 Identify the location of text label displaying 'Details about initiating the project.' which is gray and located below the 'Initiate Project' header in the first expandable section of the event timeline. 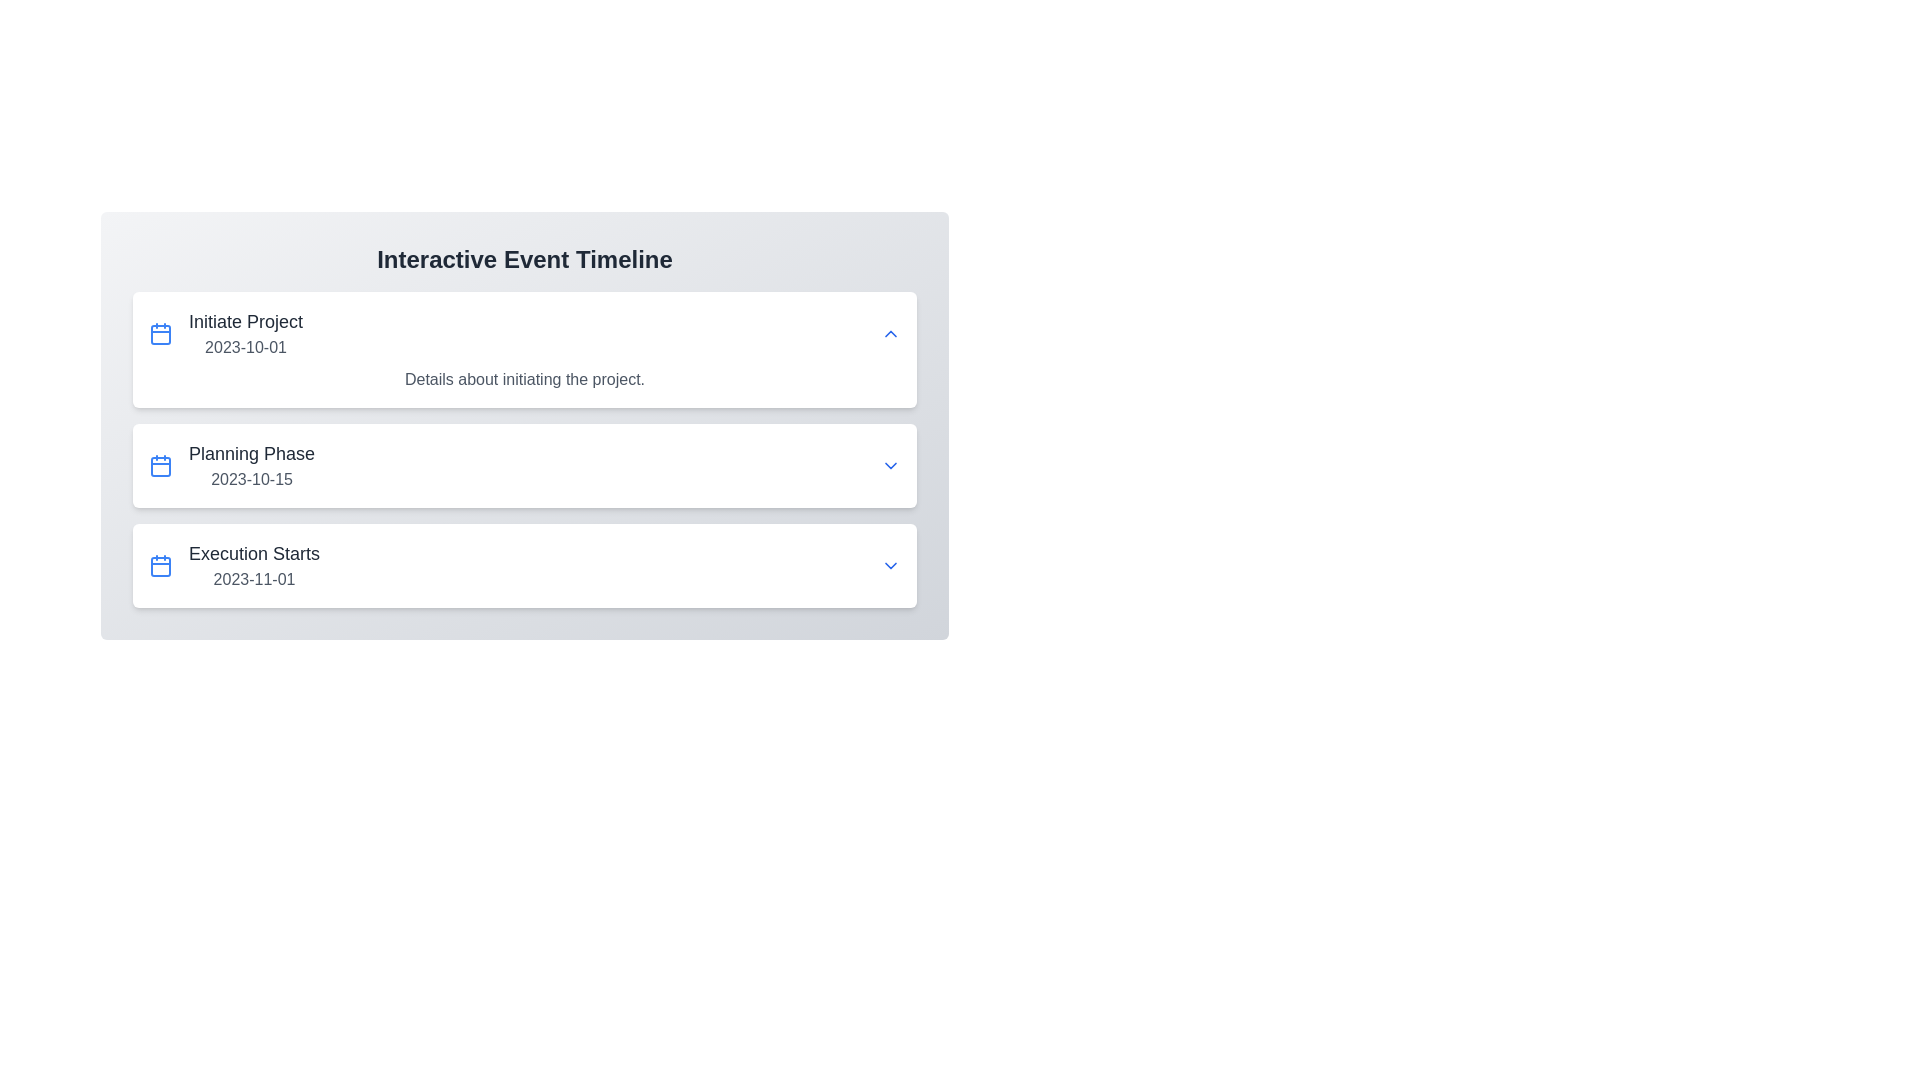
(524, 380).